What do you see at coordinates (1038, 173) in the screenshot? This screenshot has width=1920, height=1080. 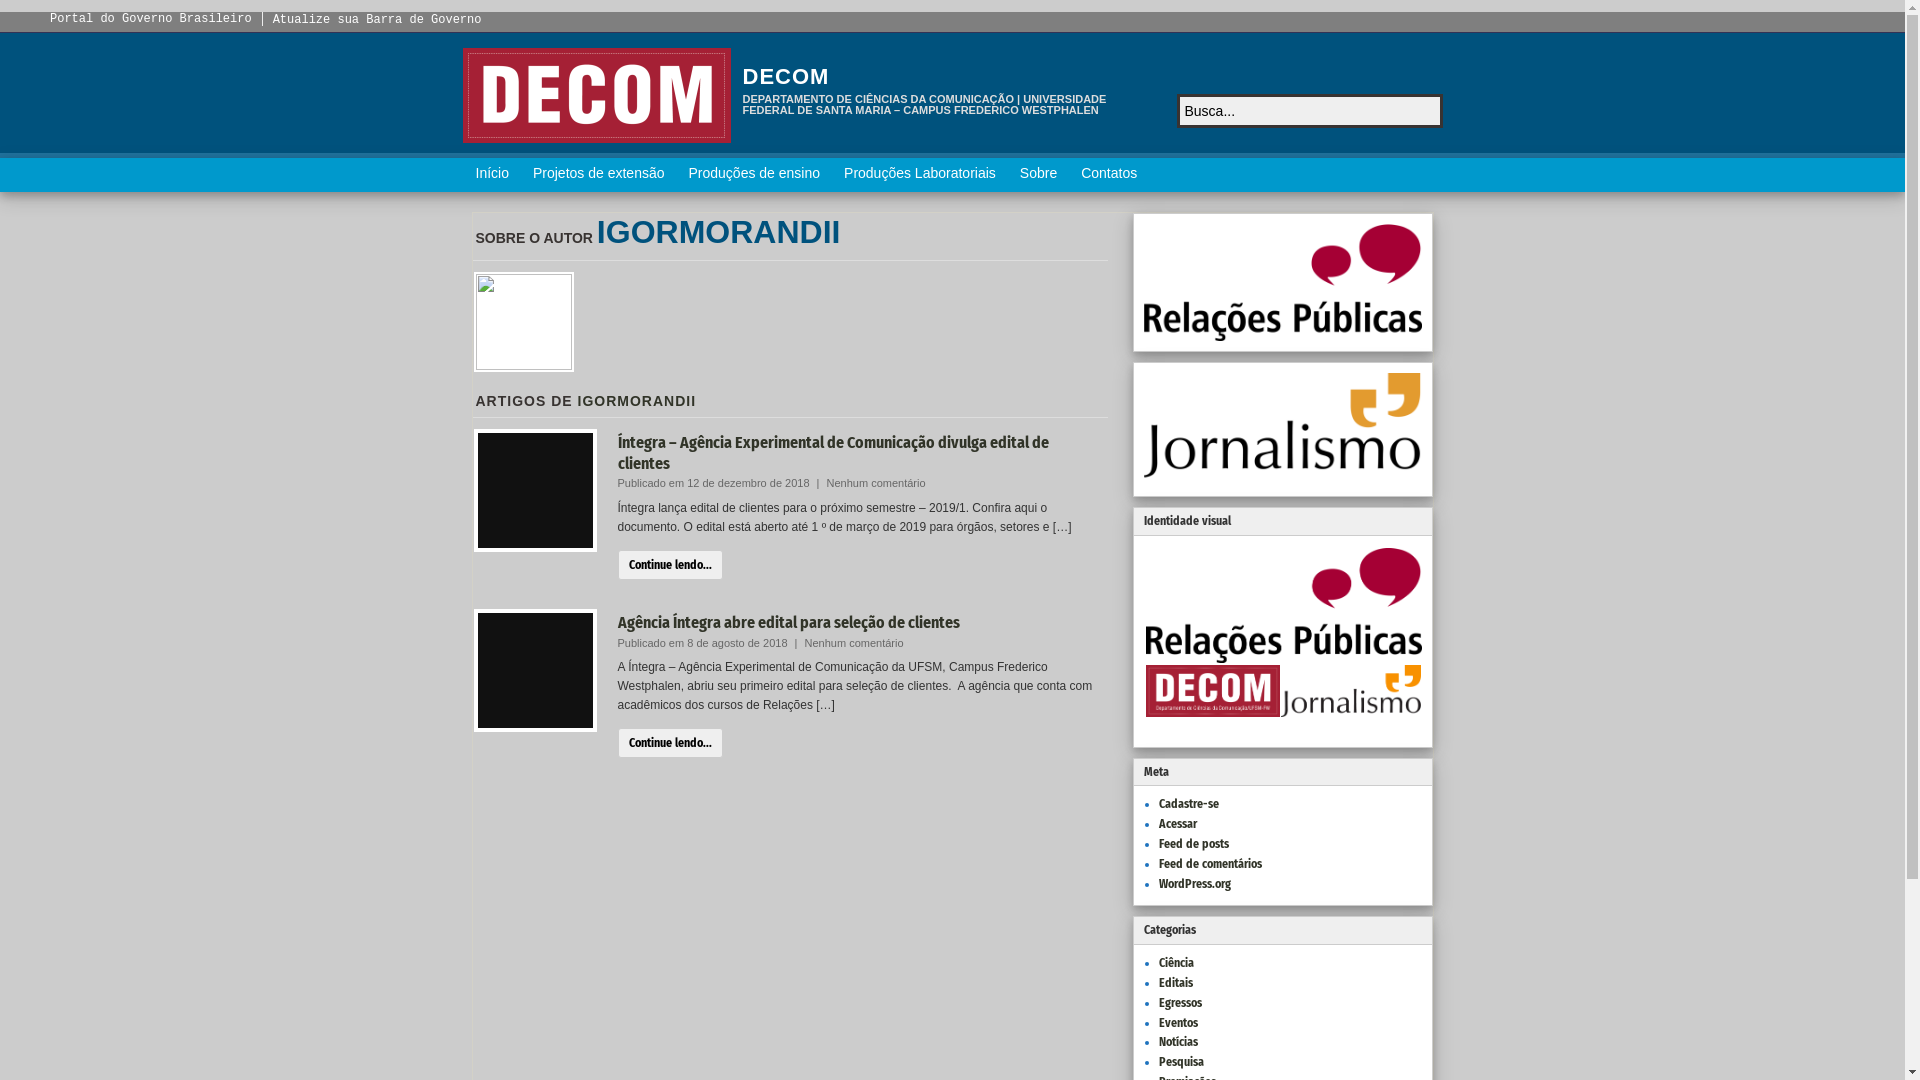 I see `'Sobre'` at bounding box center [1038, 173].